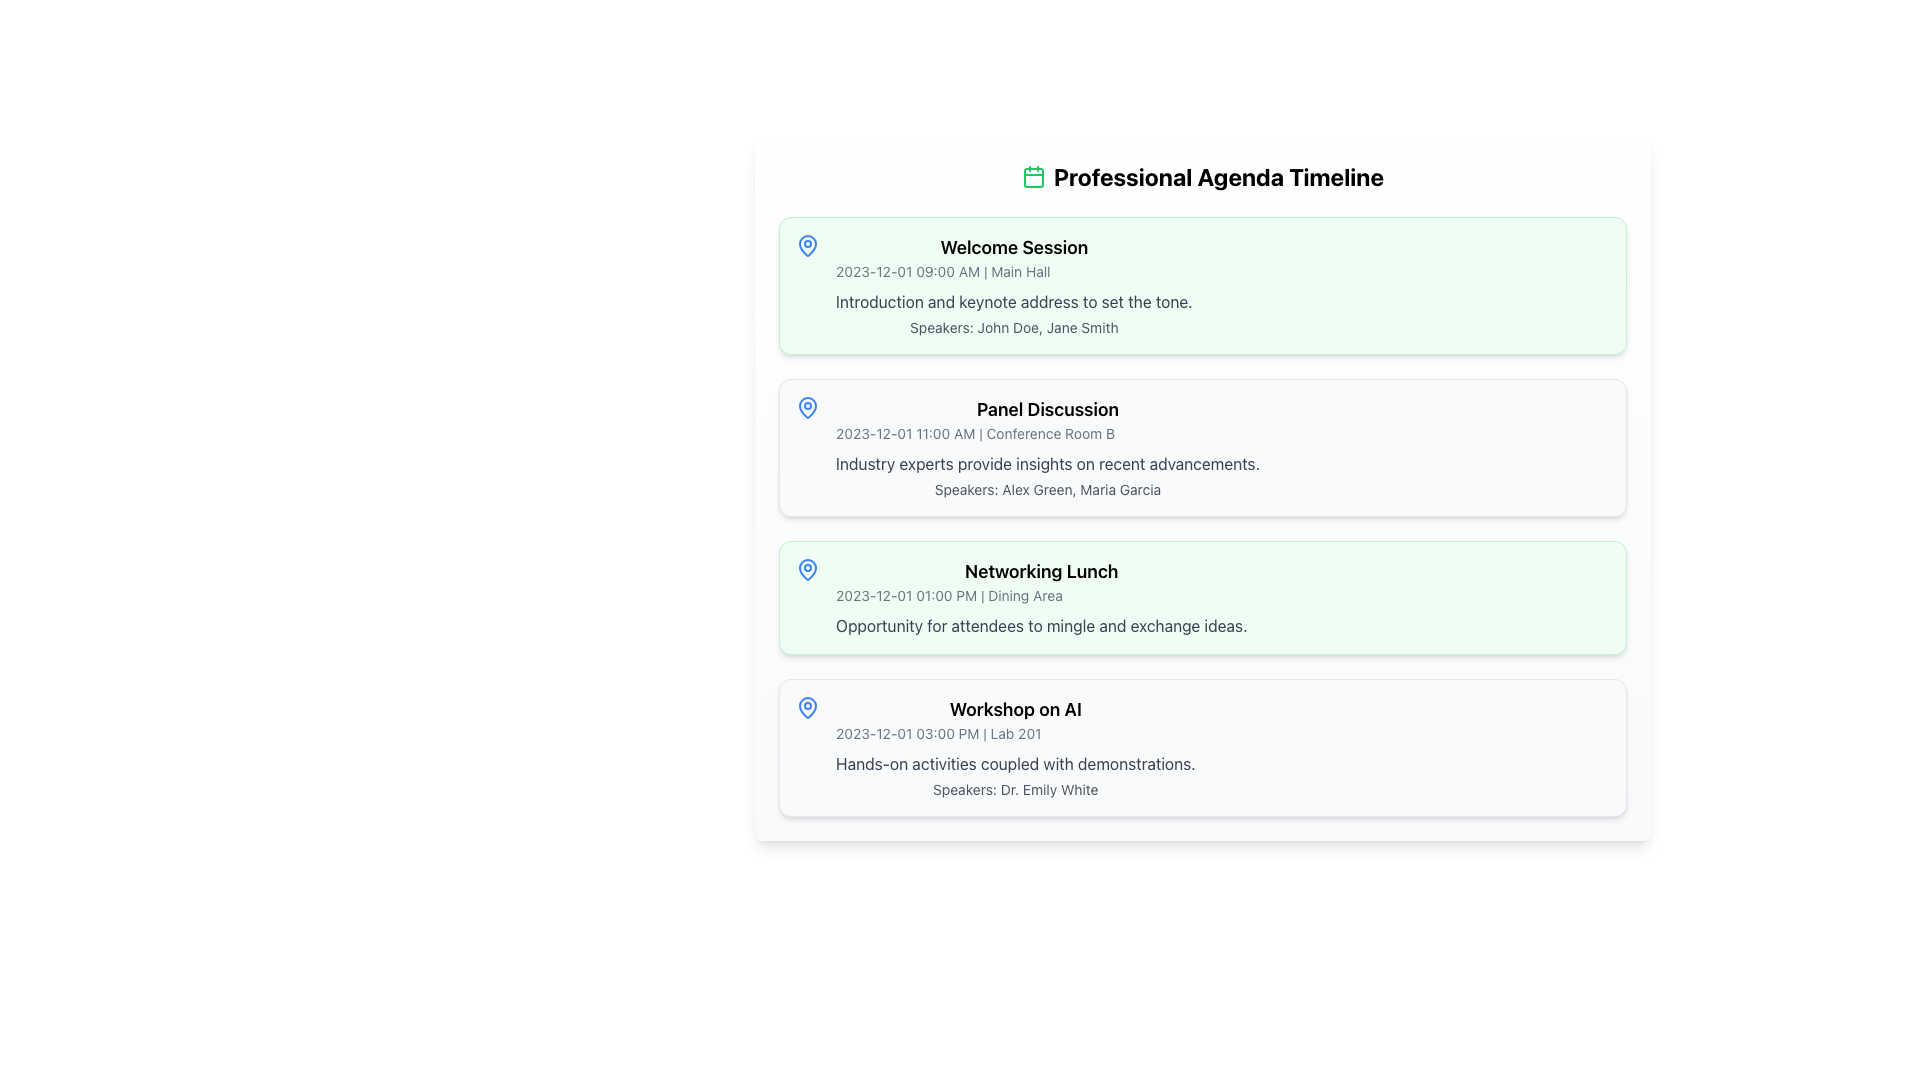 The height and width of the screenshot is (1080, 1920). Describe the element at coordinates (1014, 285) in the screenshot. I see `the text block that provides details of a scheduled event, located in the upper part of the 'Professional Agenda Timeline' section, being the first session in the vertical list and visually distinct due to its background color` at that location.